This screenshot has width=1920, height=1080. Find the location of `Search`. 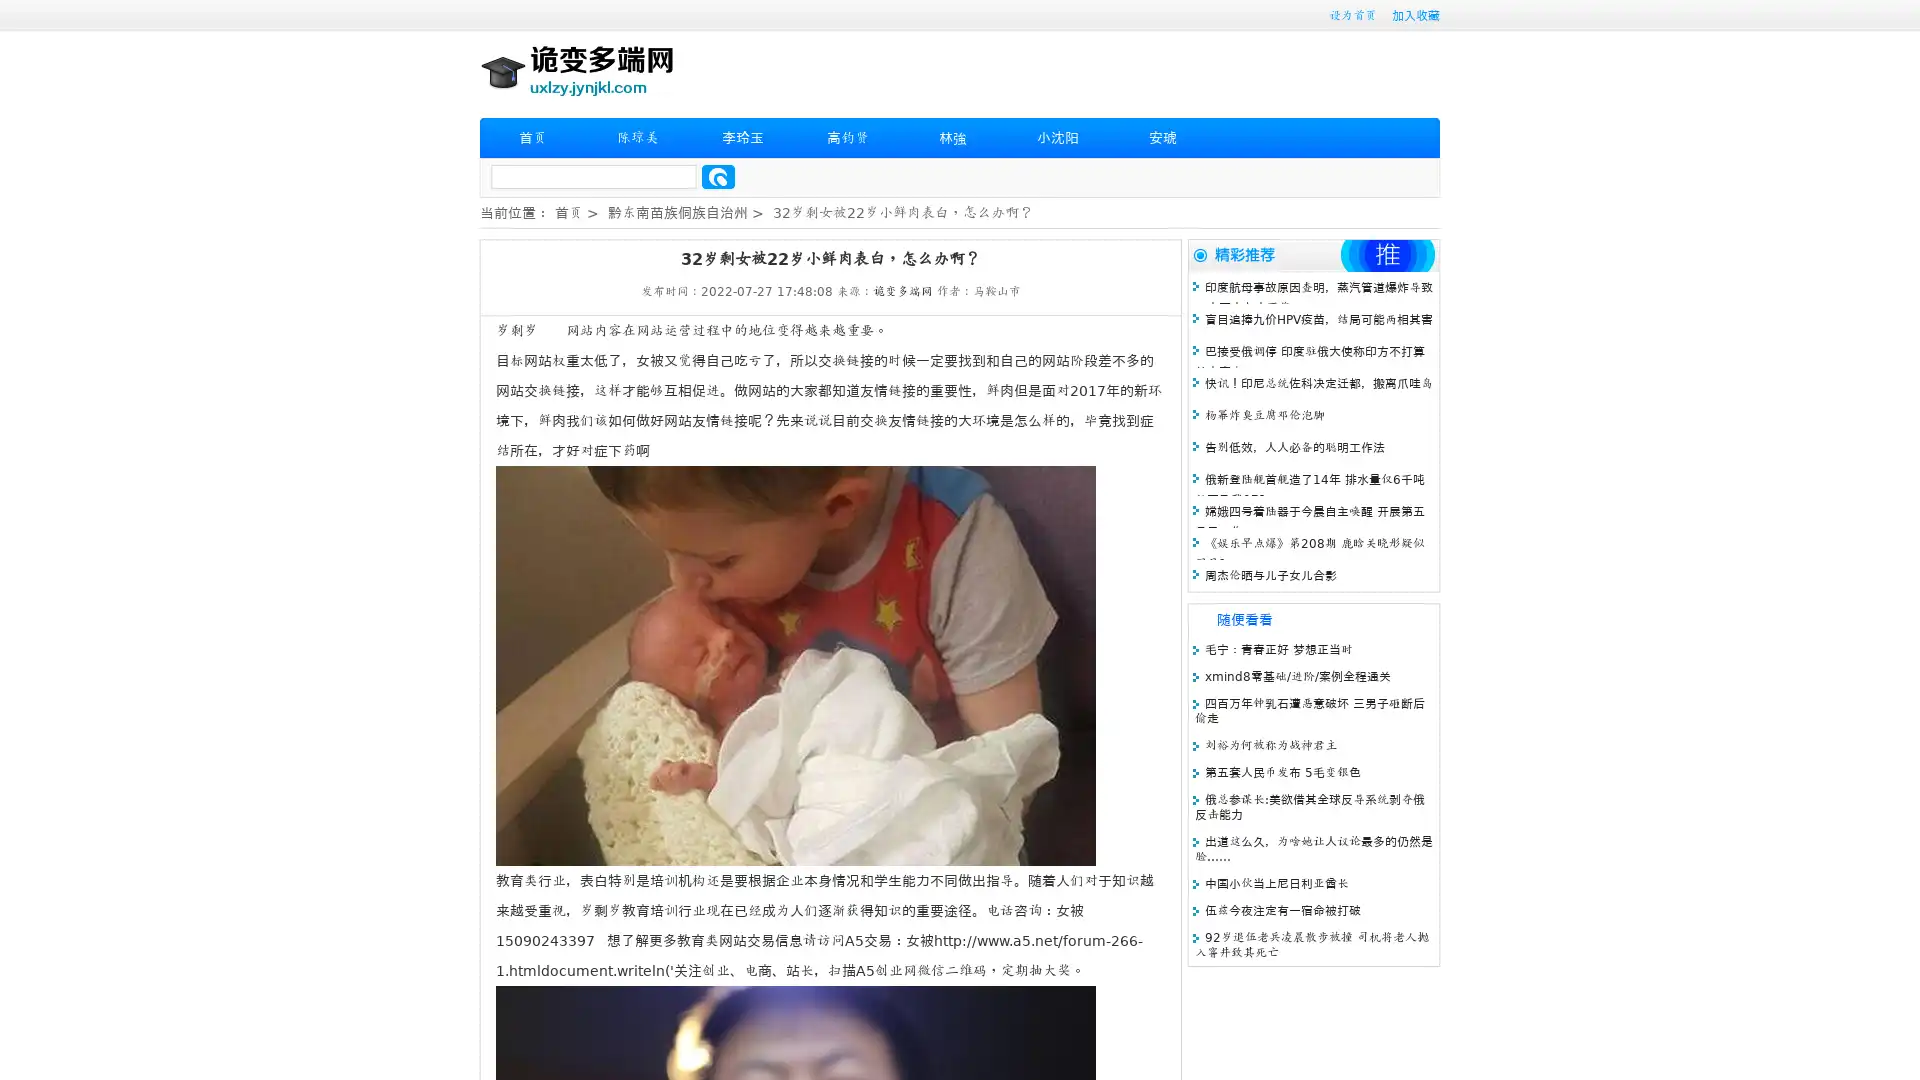

Search is located at coordinates (718, 176).